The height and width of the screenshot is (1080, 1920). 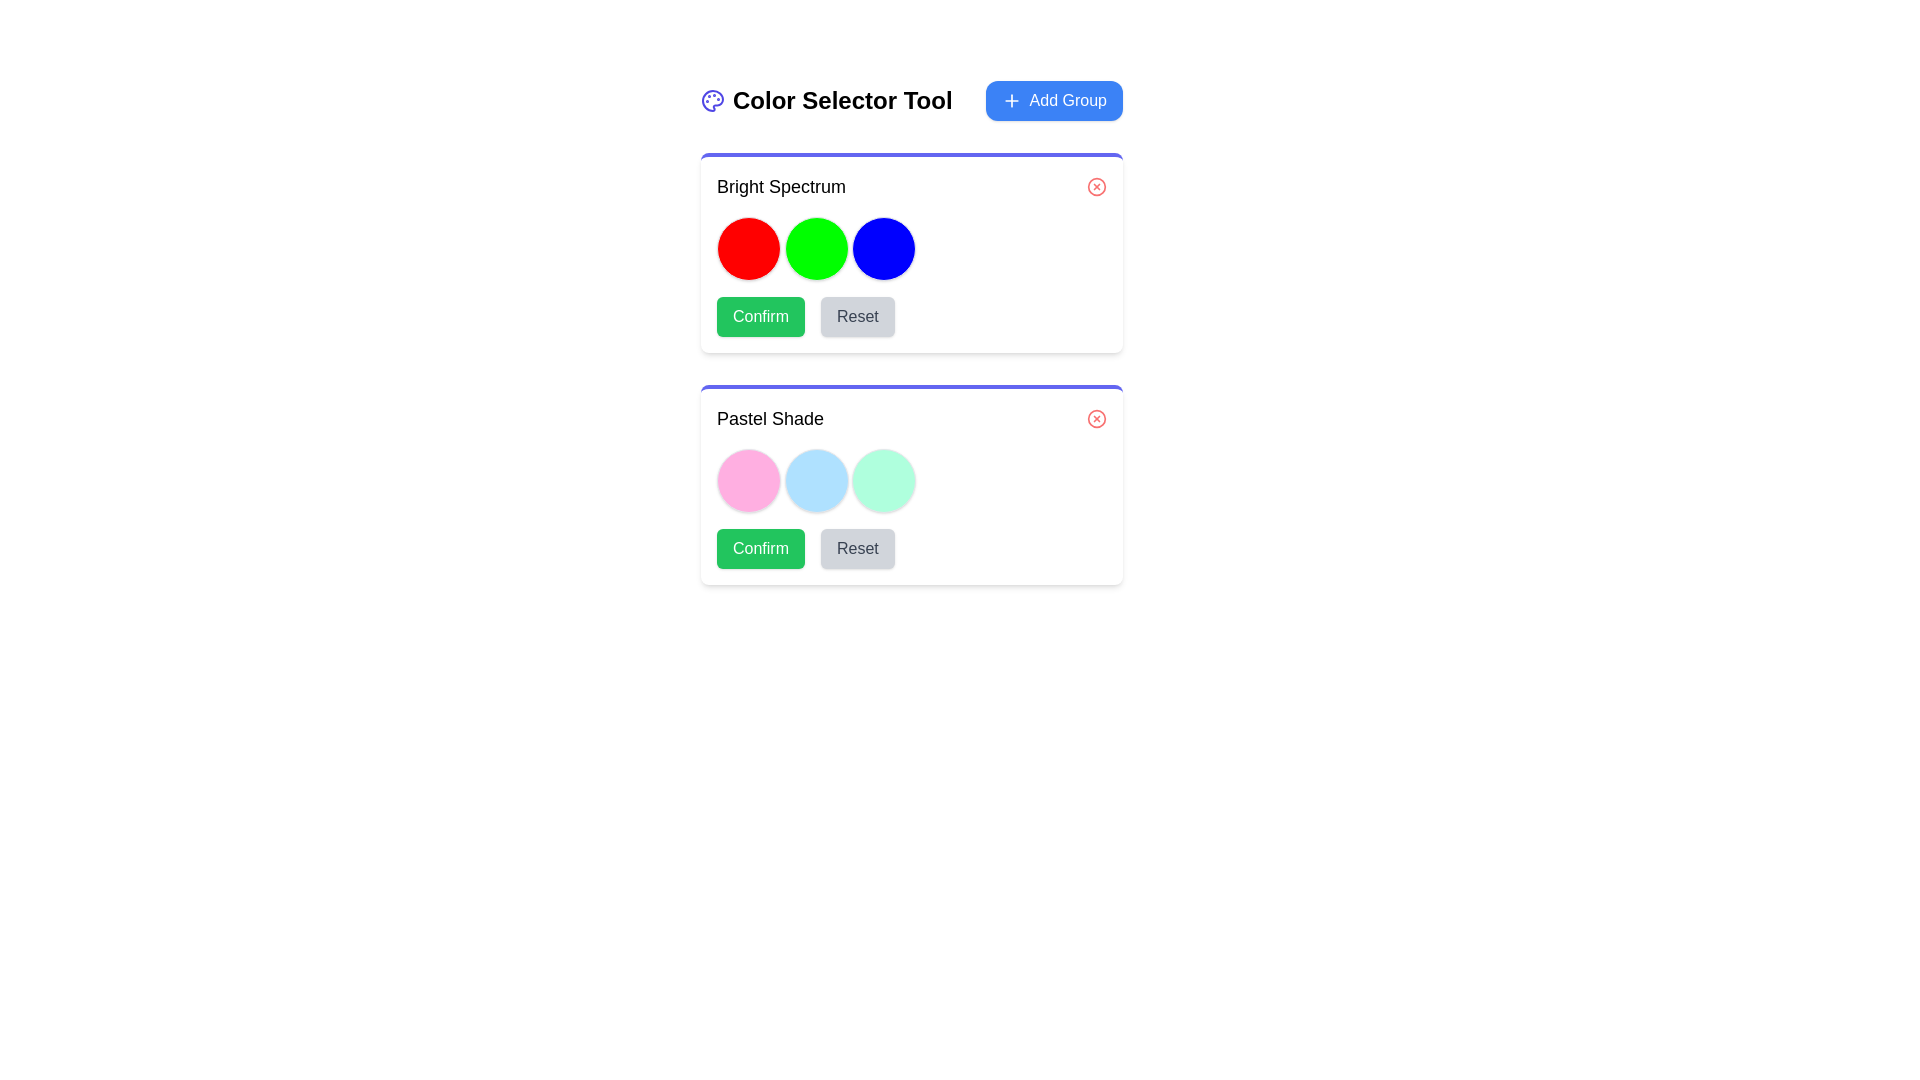 I want to click on the 'Add Group' icon located to the left of the 'Add Group' button, which visually indicates the functionality of adding a new item or group, so click(x=1011, y=100).